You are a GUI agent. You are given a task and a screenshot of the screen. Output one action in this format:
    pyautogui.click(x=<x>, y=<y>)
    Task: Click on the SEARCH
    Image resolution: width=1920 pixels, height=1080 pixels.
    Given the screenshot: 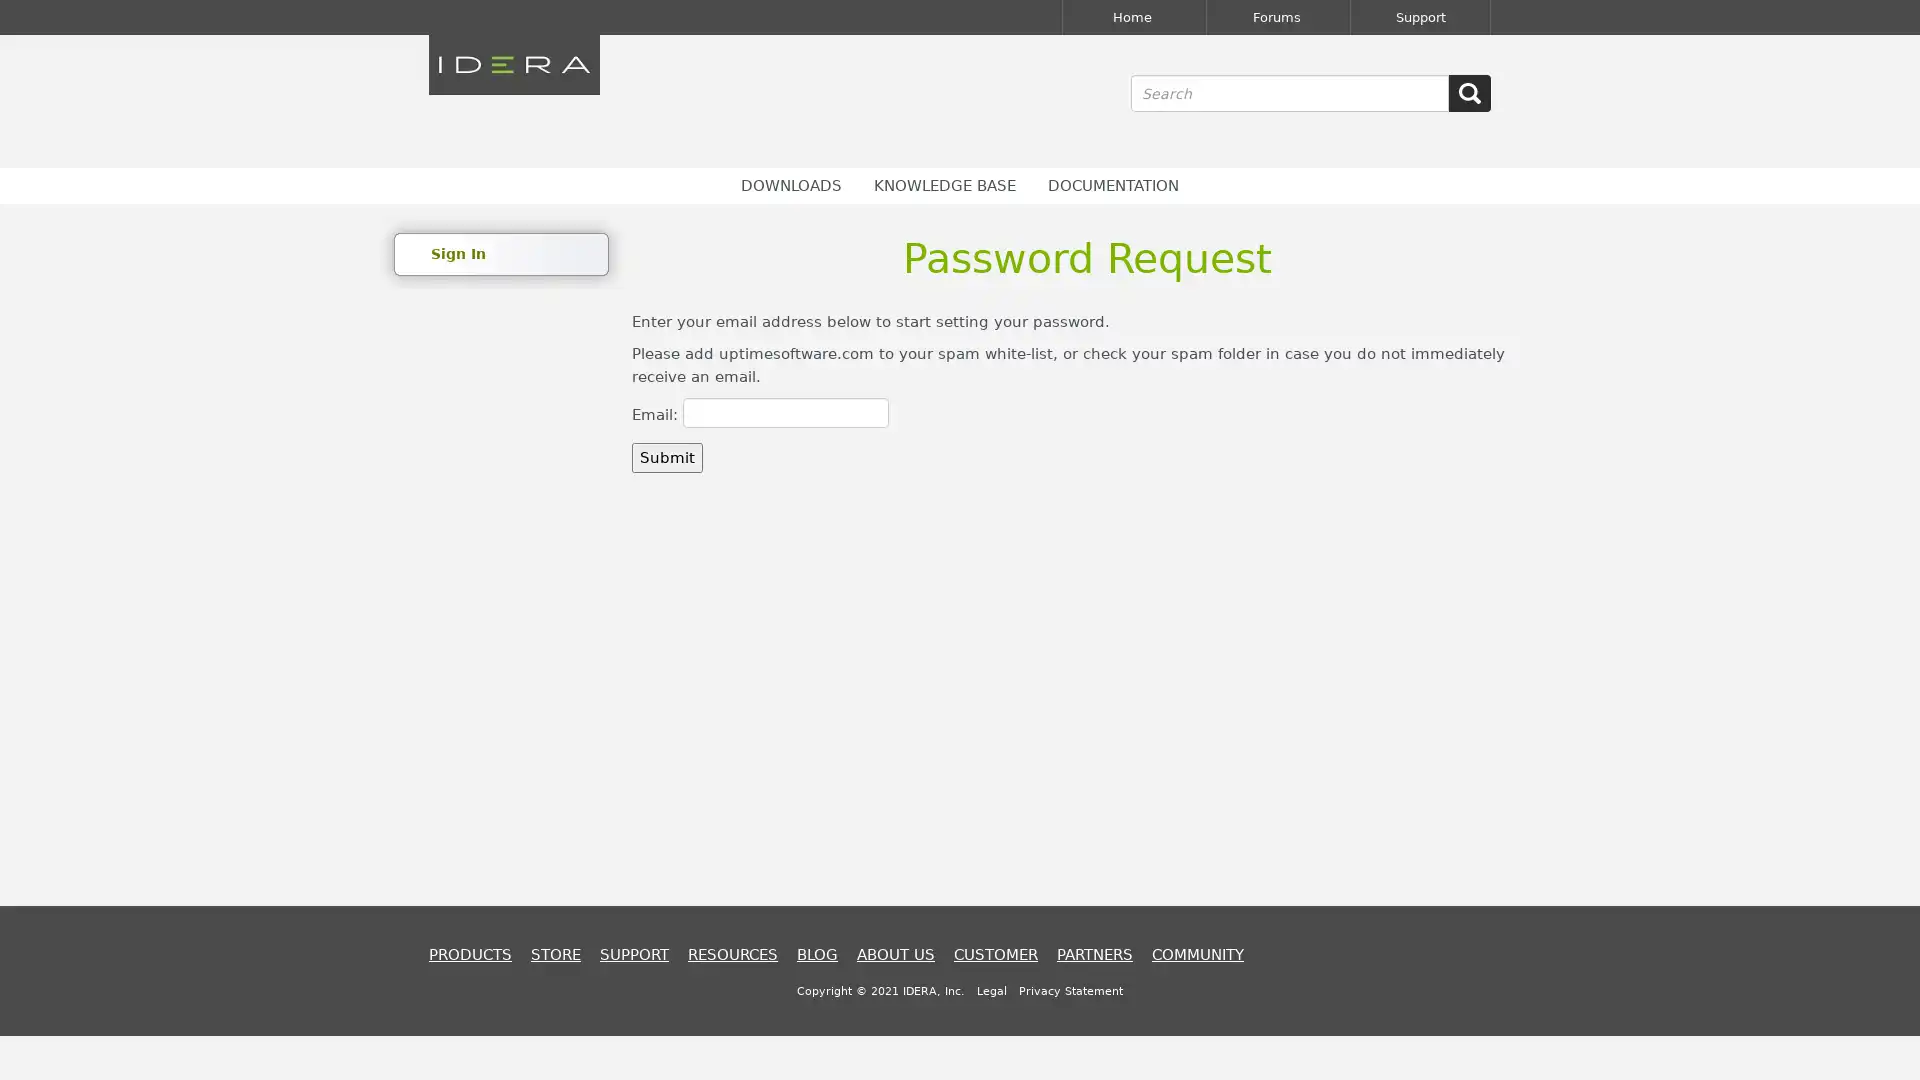 What is the action you would take?
    pyautogui.click(x=1469, y=93)
    